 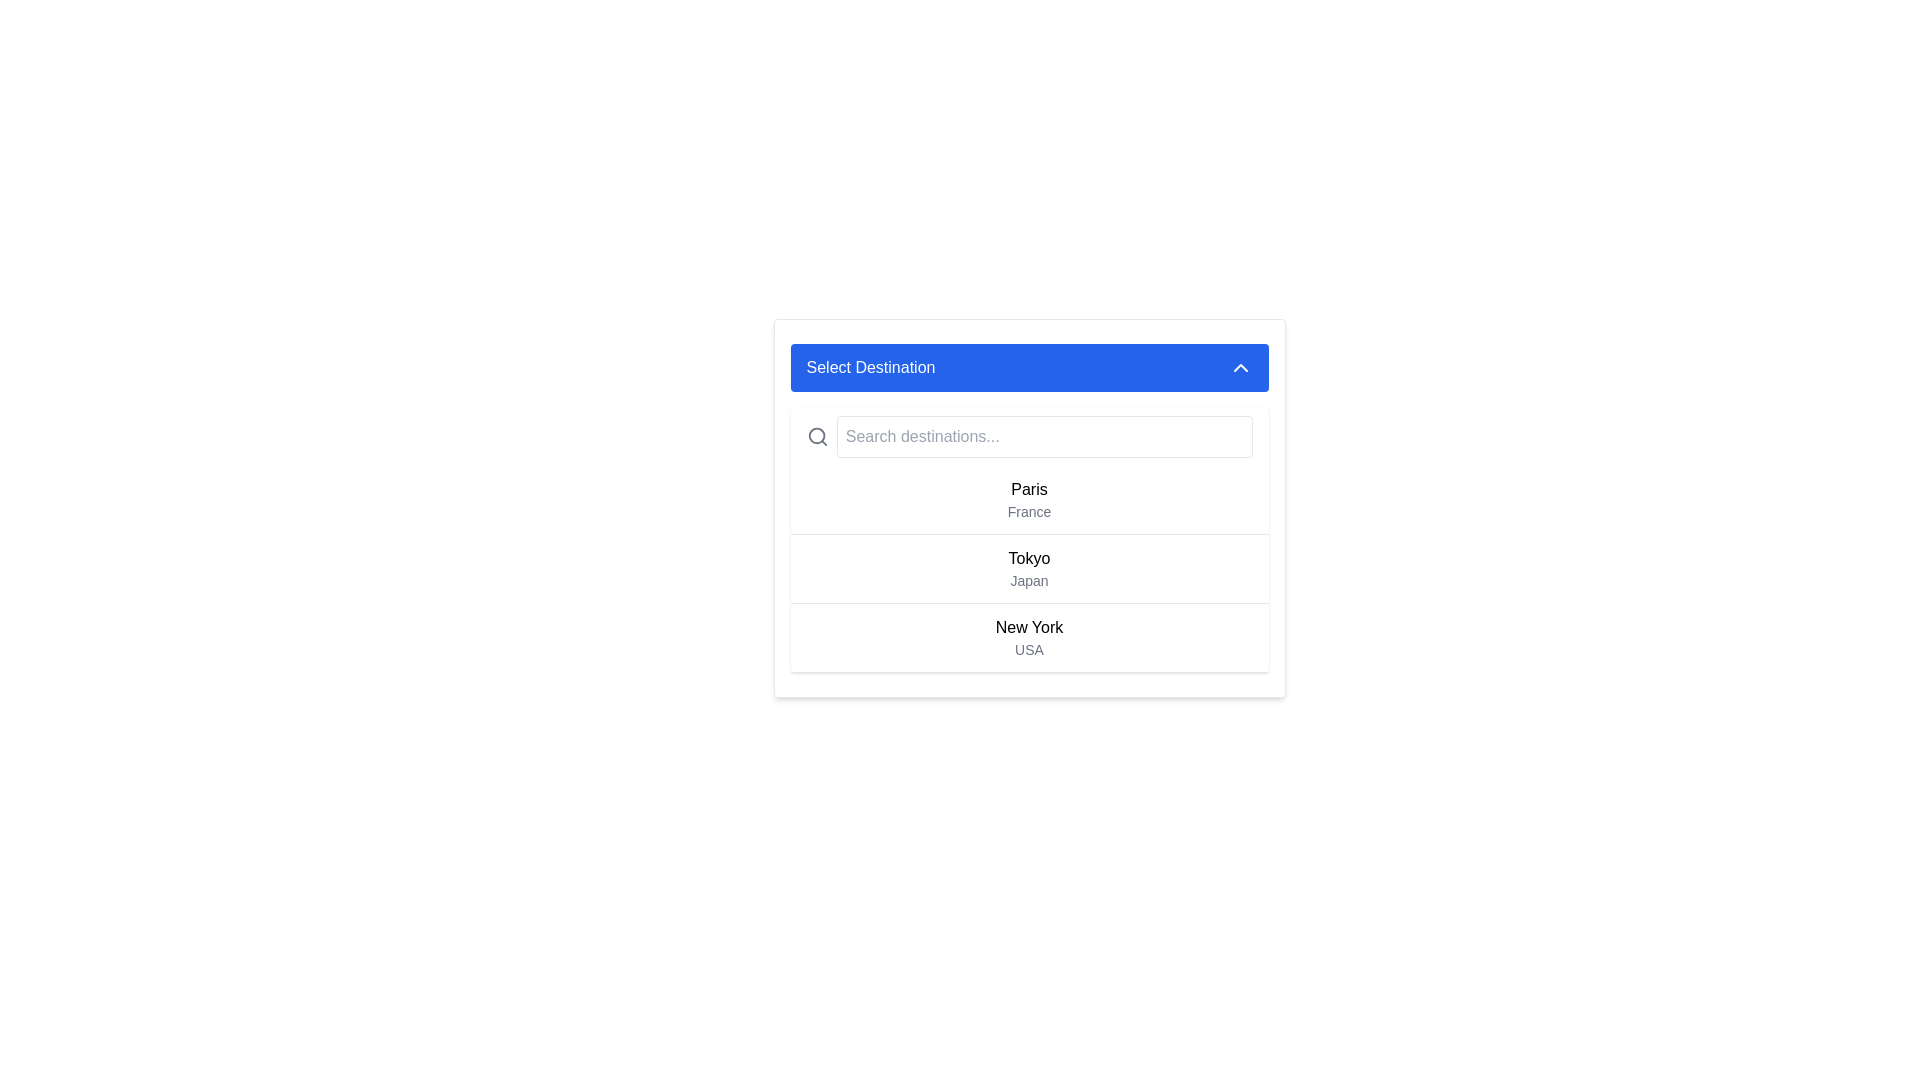 I want to click on the dropdown button at the top center of the interface, so click(x=1029, y=367).